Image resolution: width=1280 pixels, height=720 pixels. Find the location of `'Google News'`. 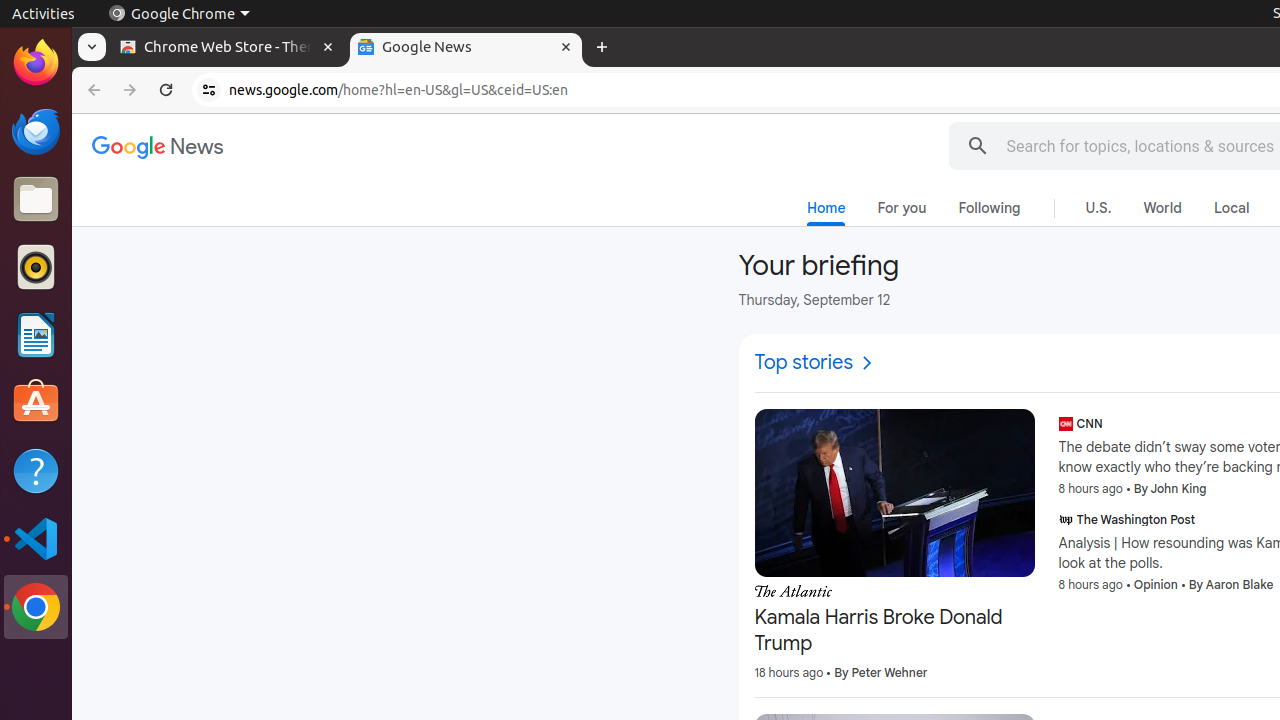

'Google News' is located at coordinates (156, 147).